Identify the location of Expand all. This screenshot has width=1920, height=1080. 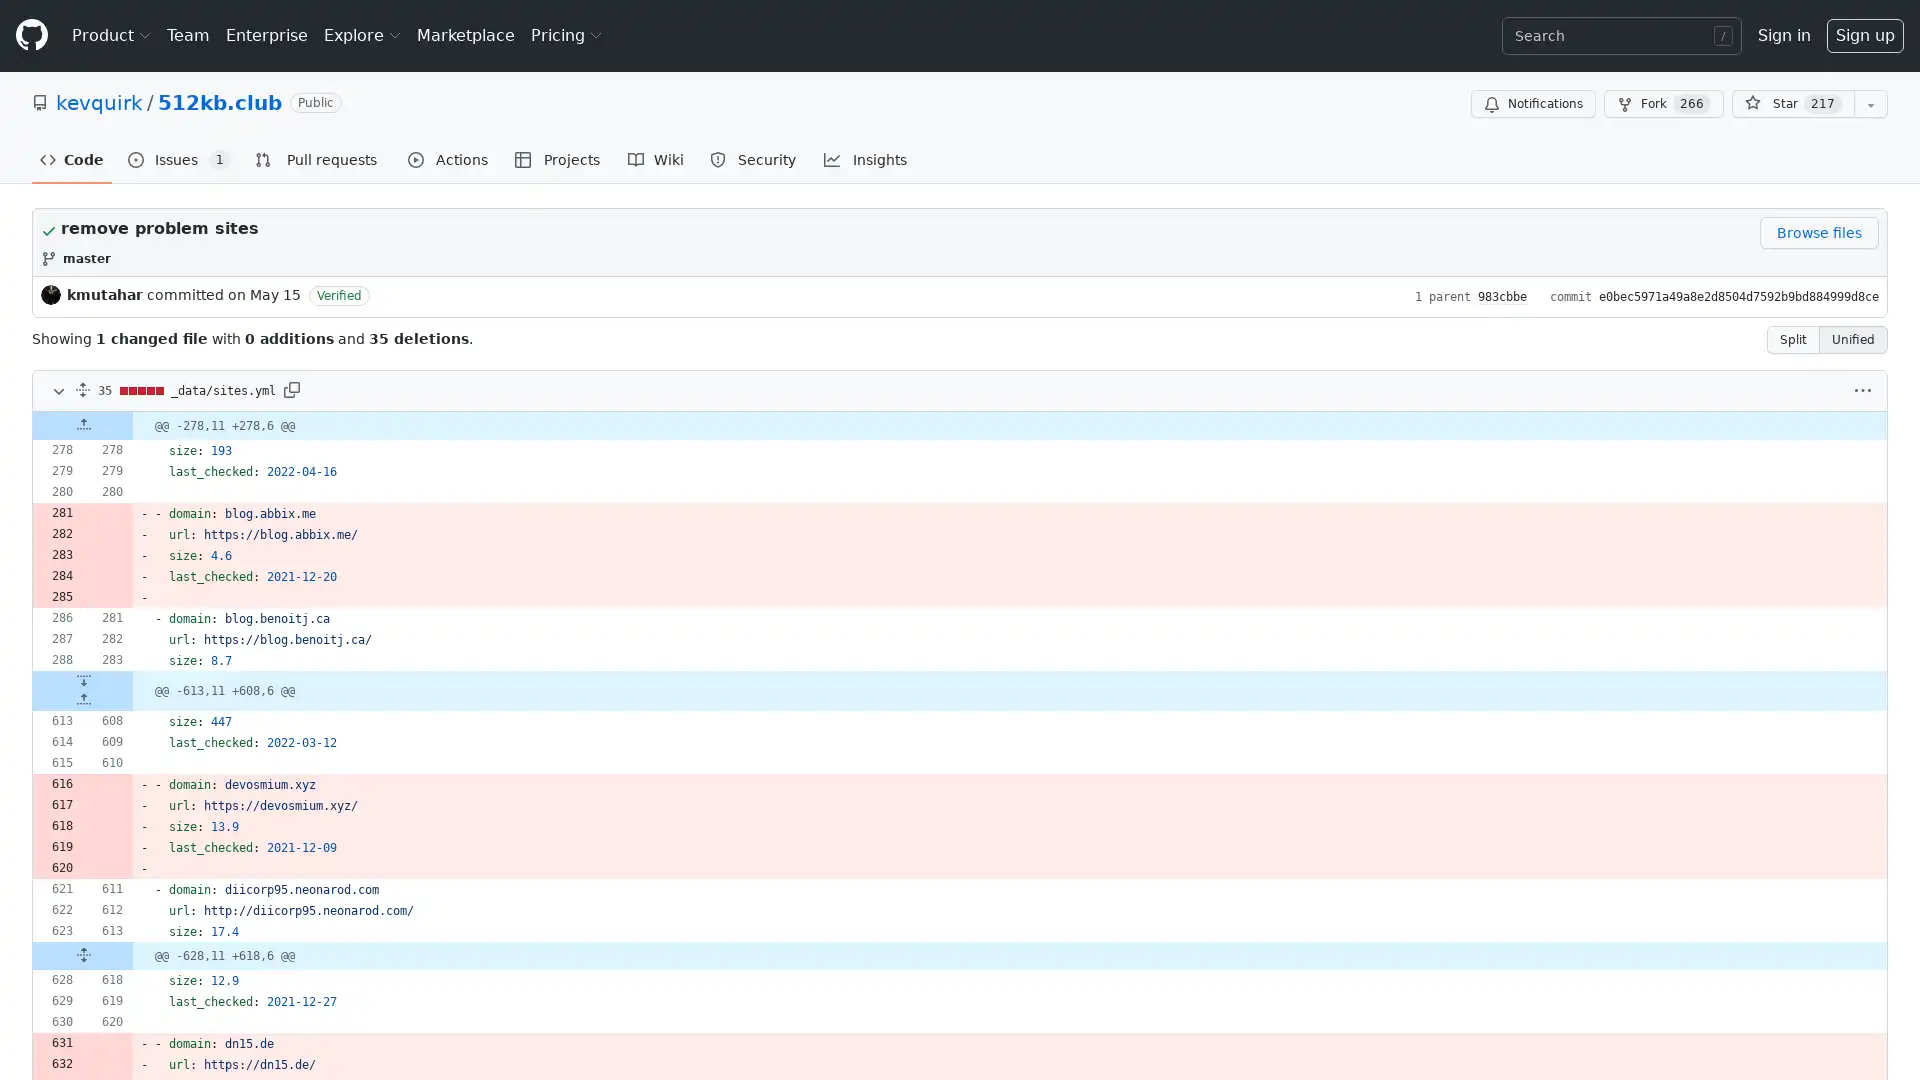
(81, 389).